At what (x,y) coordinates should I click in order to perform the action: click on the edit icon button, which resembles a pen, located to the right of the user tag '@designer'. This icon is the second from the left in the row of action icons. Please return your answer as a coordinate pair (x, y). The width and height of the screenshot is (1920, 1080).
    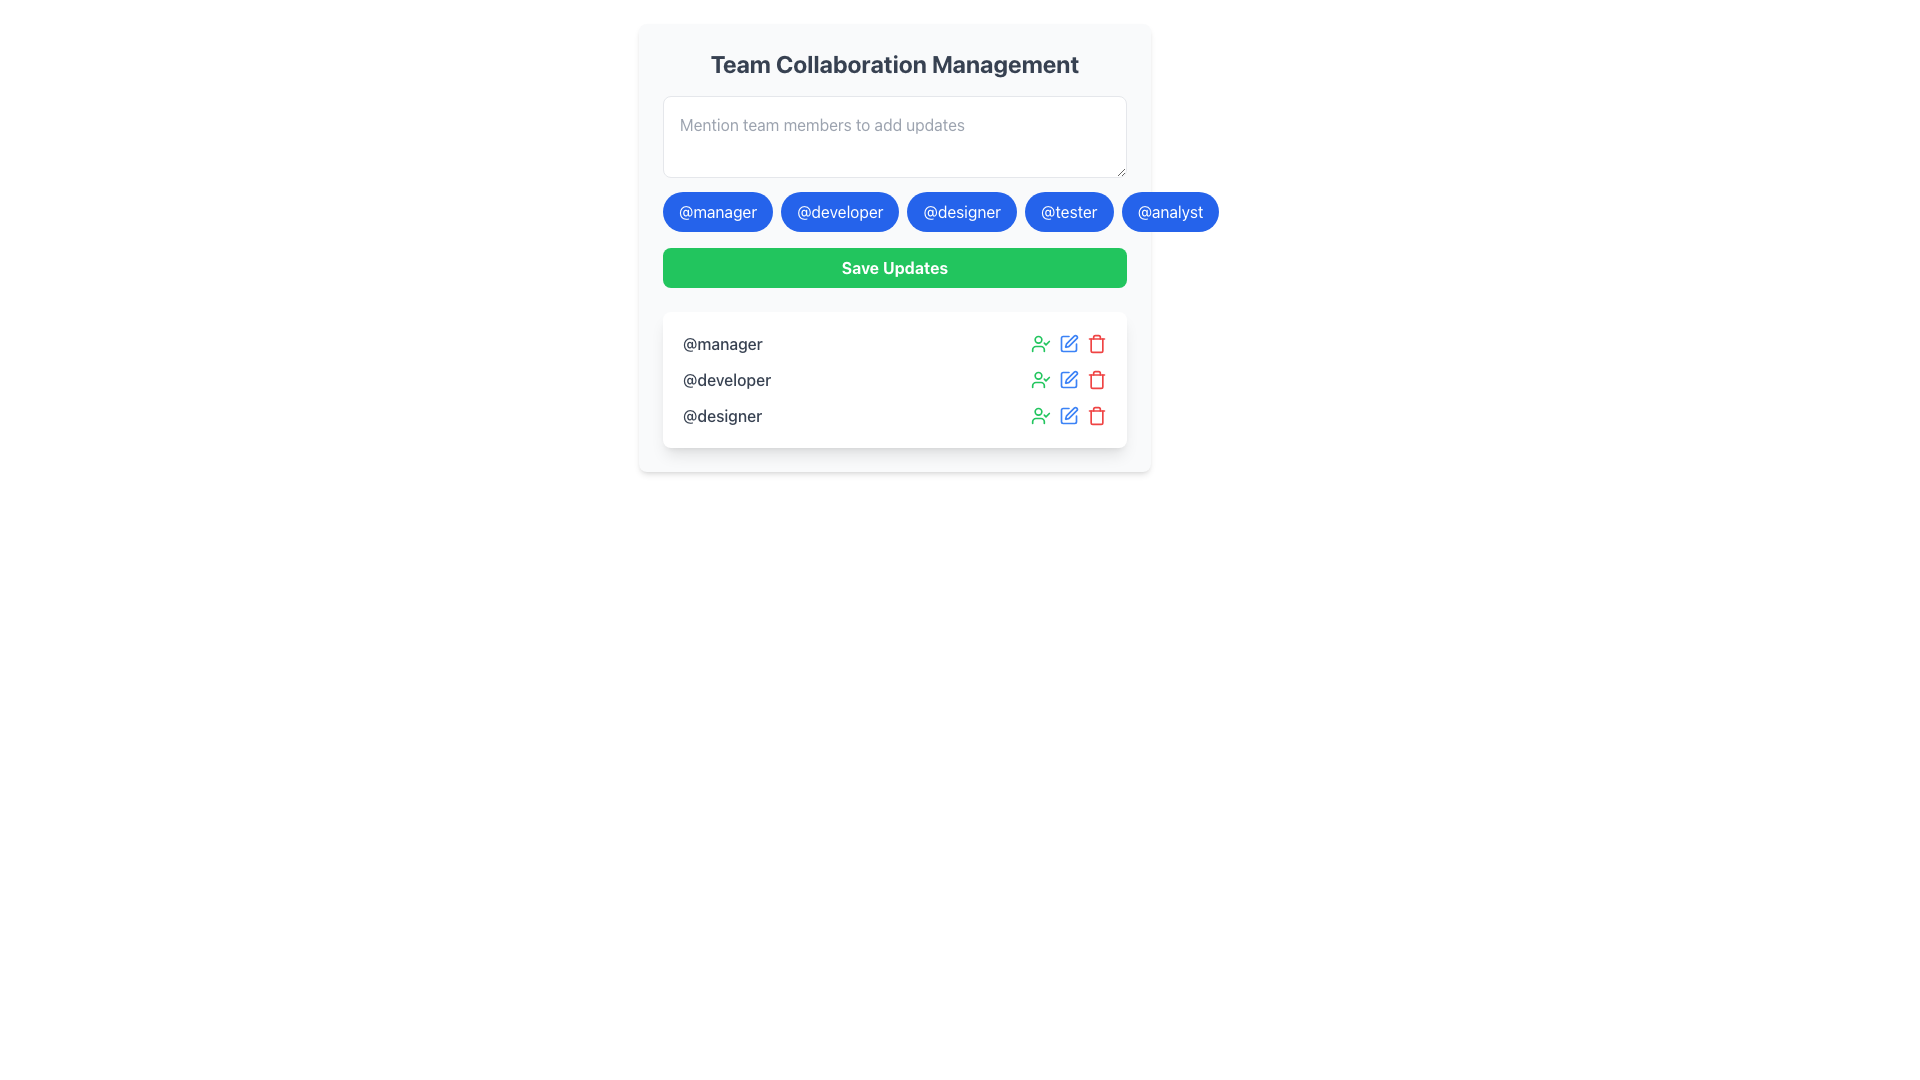
    Looking at the image, I should click on (1070, 412).